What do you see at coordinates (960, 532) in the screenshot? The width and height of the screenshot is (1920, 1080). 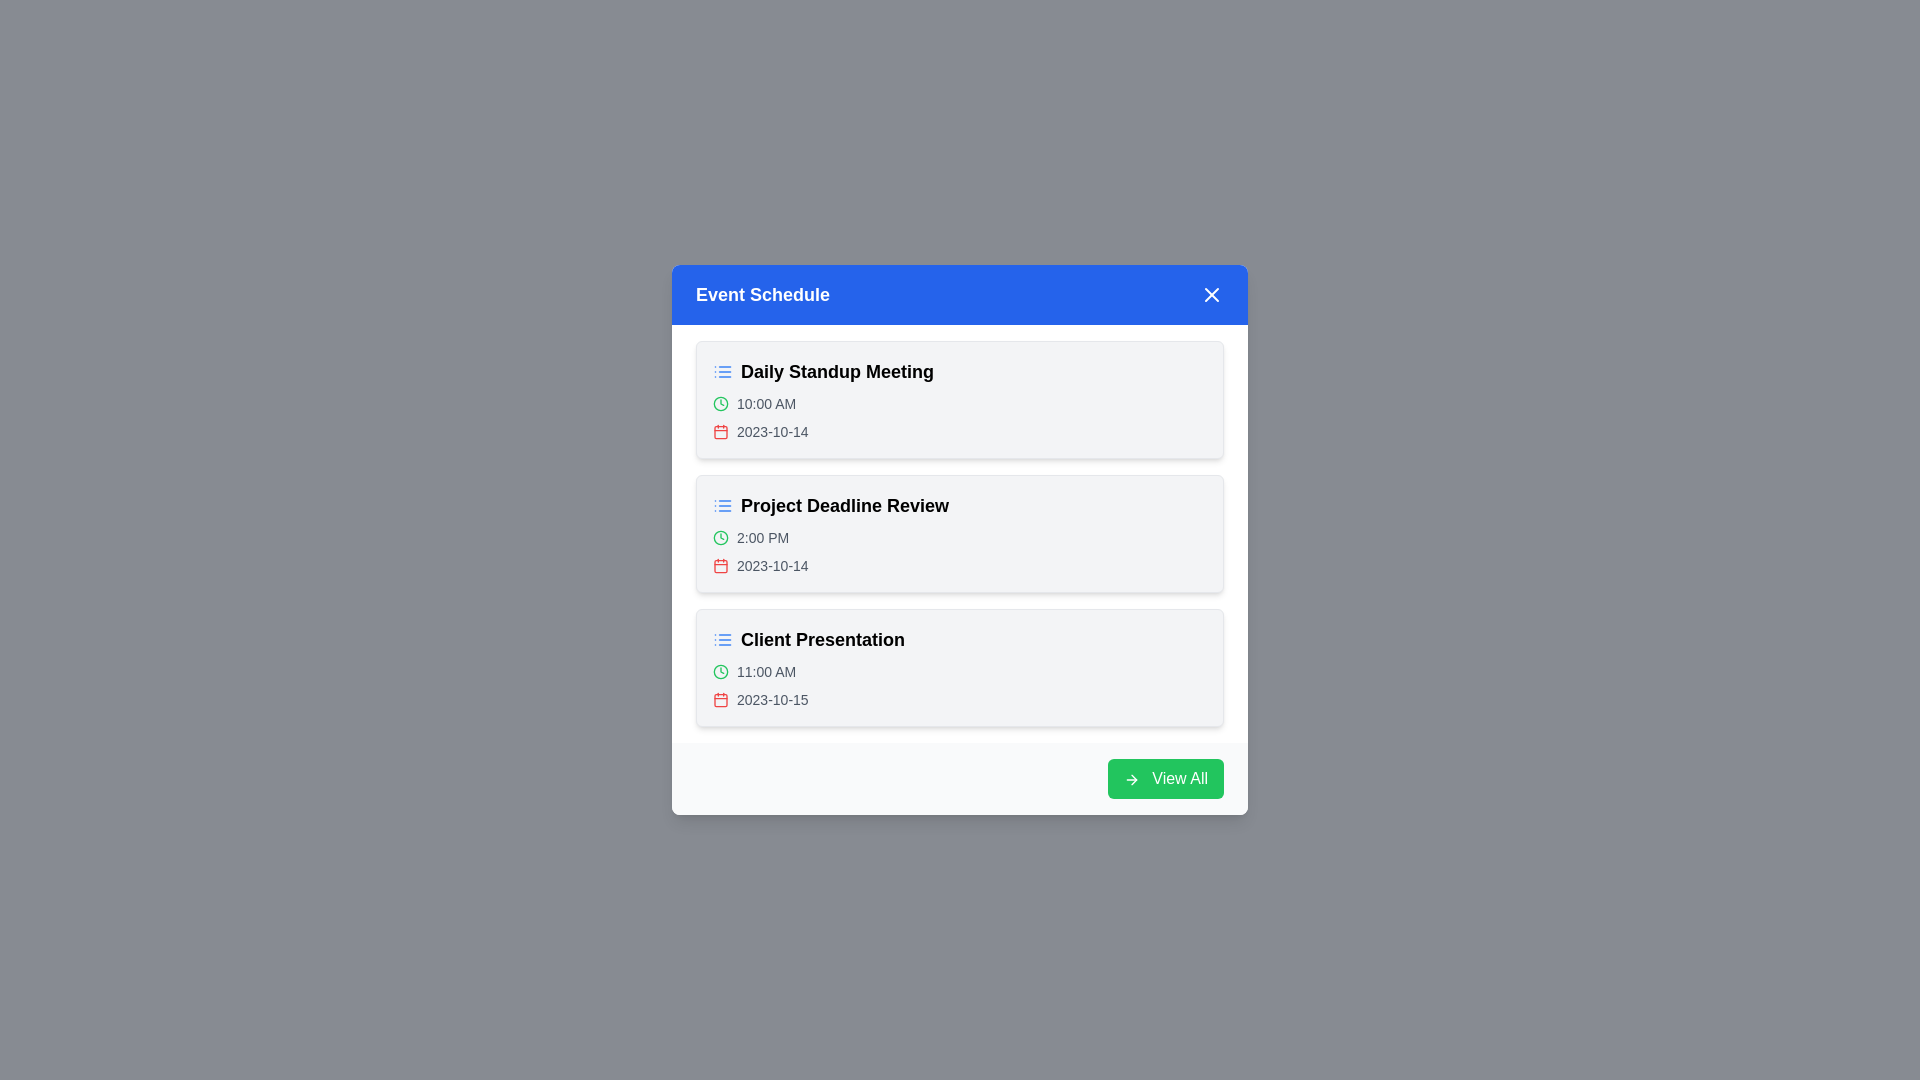 I see `the Card item representing the event entry for the project deadline review, located between 'Daily Standup Meeting' and 'Client Presentation' in the 'Event Schedule' modal` at bounding box center [960, 532].